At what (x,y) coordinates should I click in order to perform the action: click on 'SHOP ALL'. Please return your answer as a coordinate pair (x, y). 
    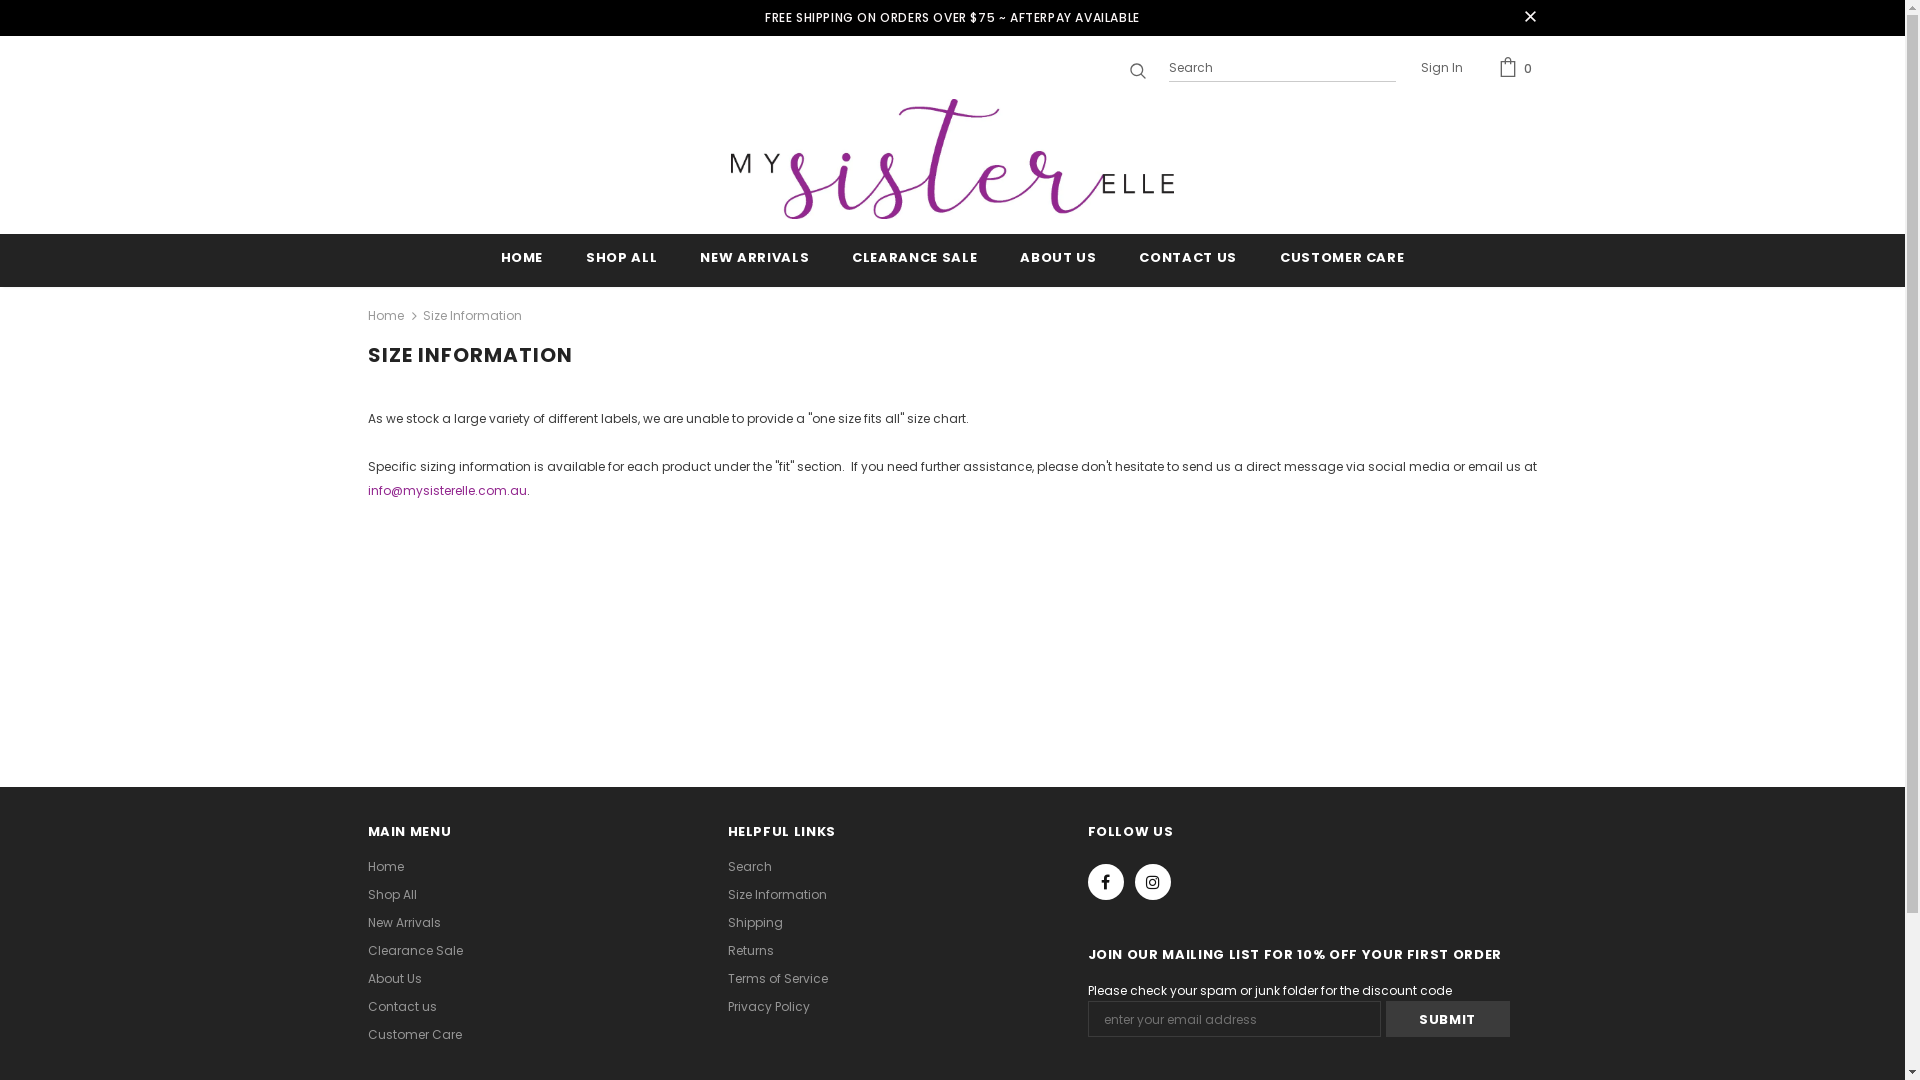
    Looking at the image, I should click on (584, 259).